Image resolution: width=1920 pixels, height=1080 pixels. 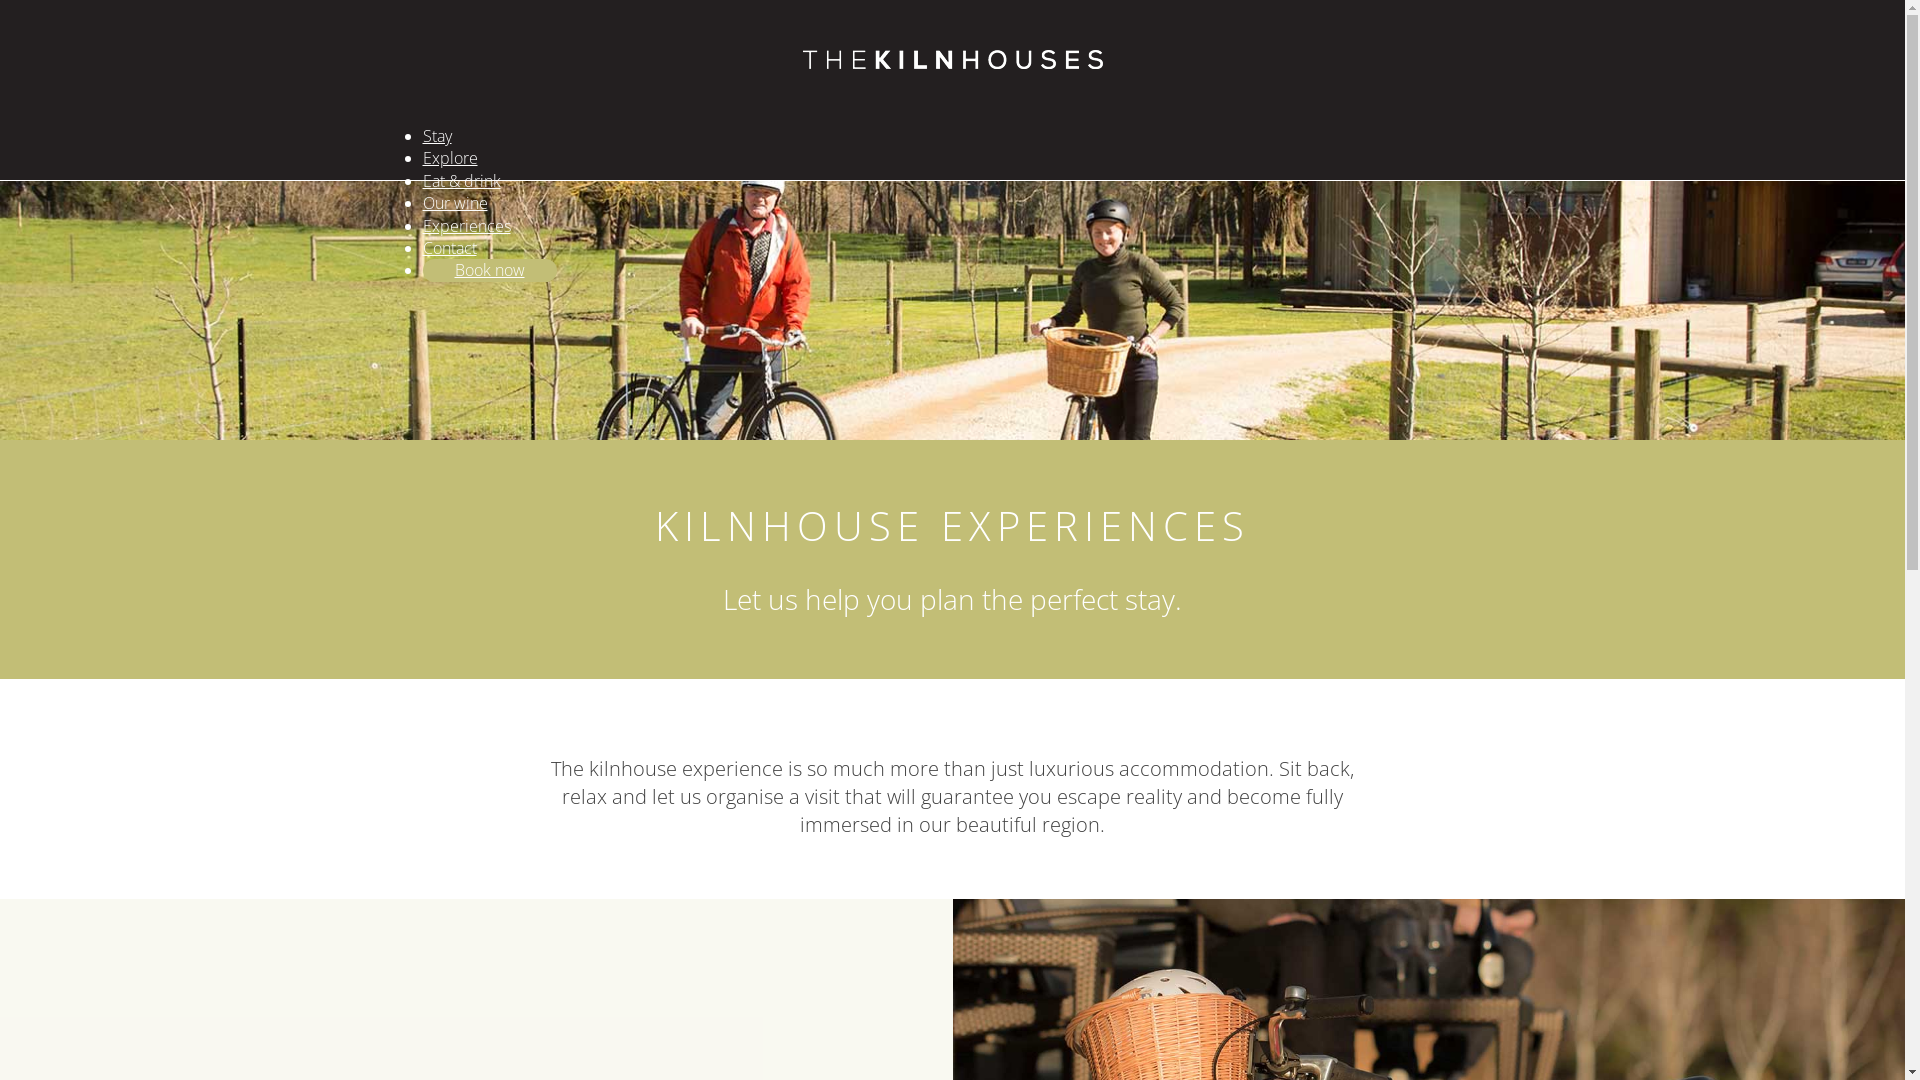 I want to click on 'Our wine', so click(x=453, y=203).